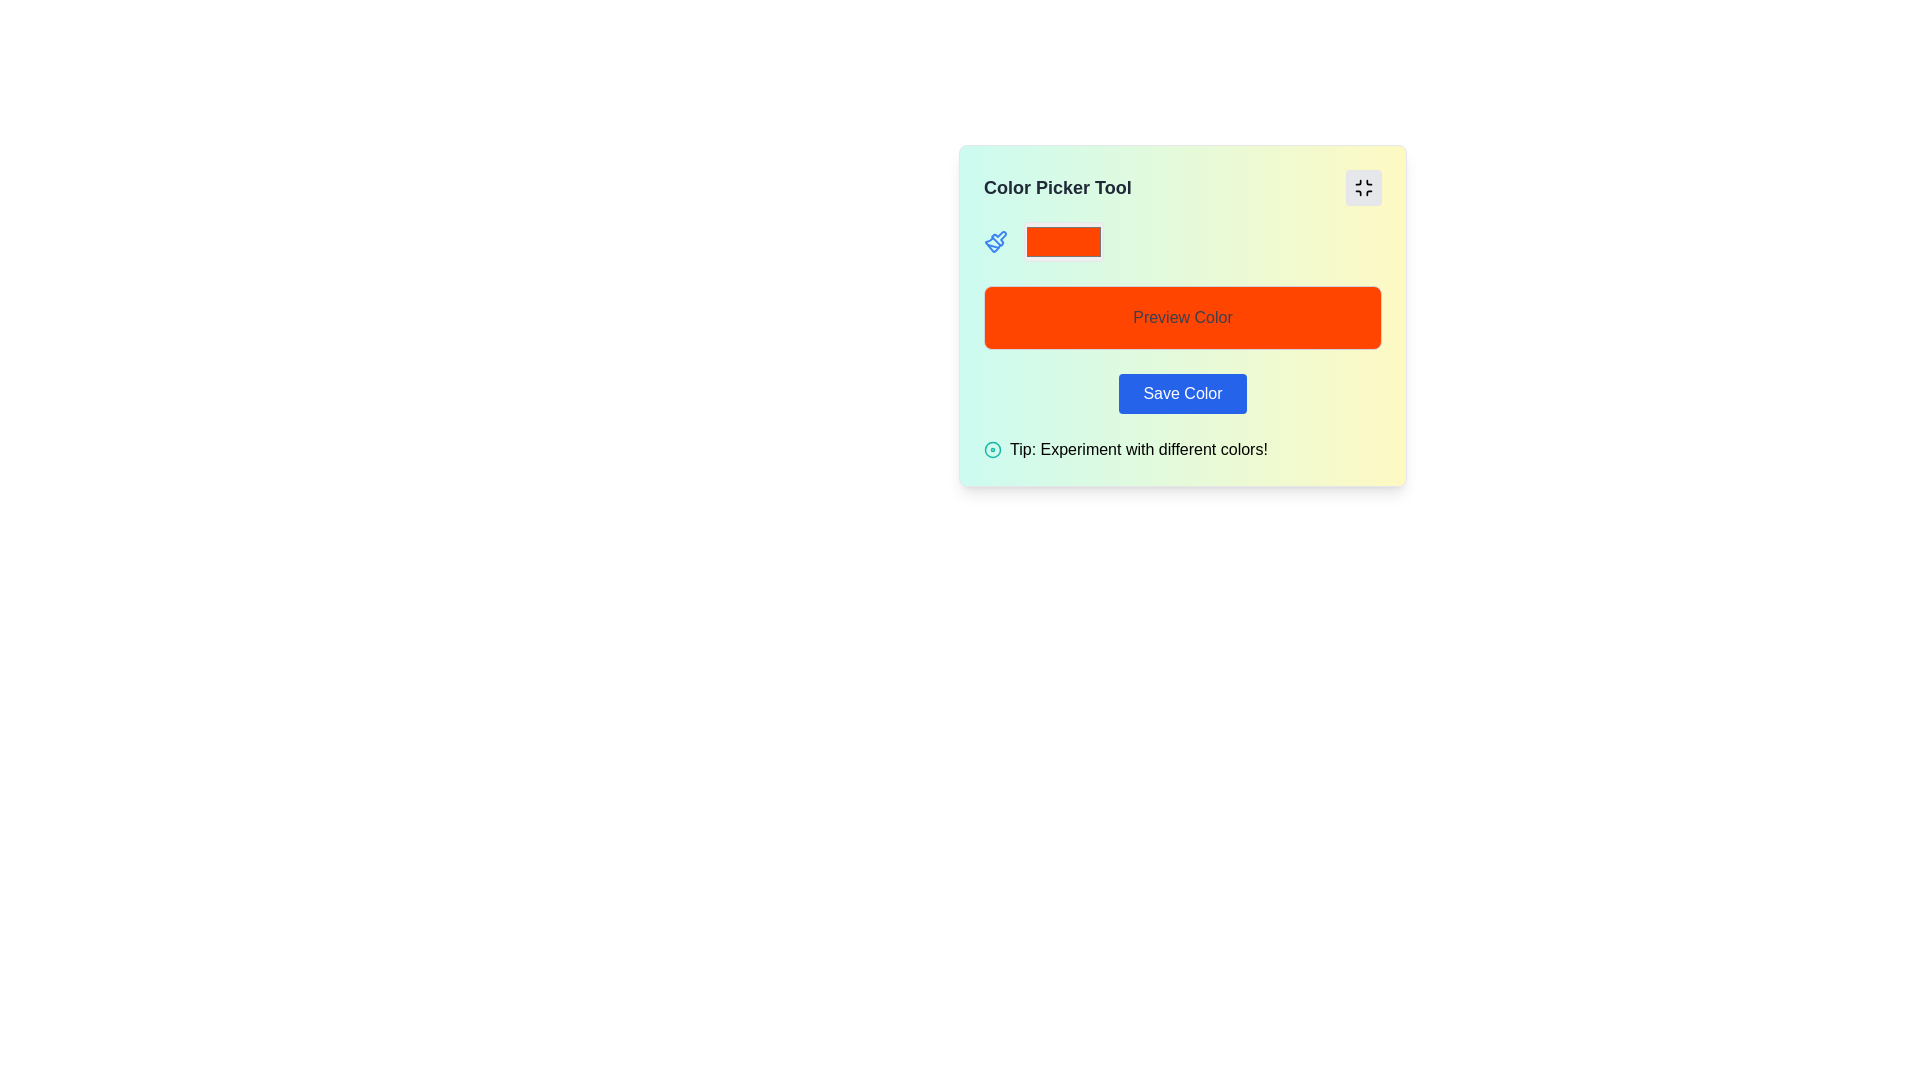 The image size is (1920, 1080). What do you see at coordinates (1362, 188) in the screenshot?
I see `the minimize button with an icon for the 'Color Picker Tool' interface` at bounding box center [1362, 188].